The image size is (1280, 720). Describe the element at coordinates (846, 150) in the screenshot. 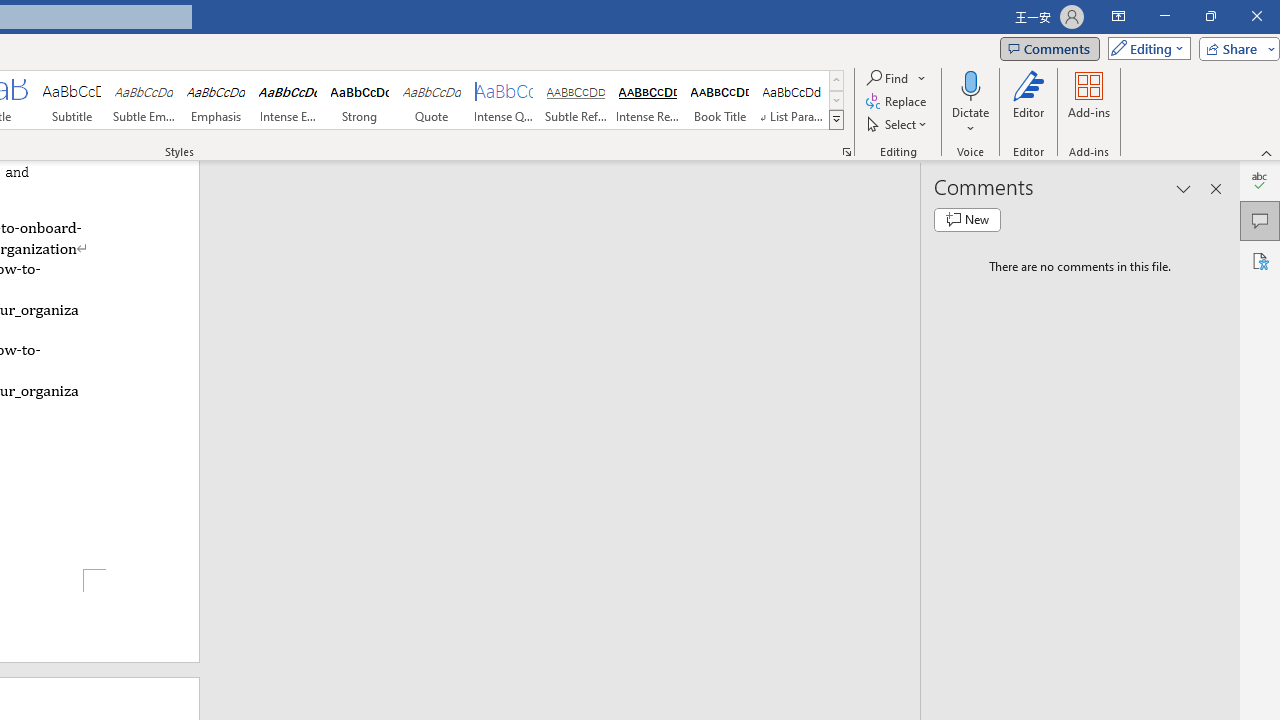

I see `'Styles...'` at that location.